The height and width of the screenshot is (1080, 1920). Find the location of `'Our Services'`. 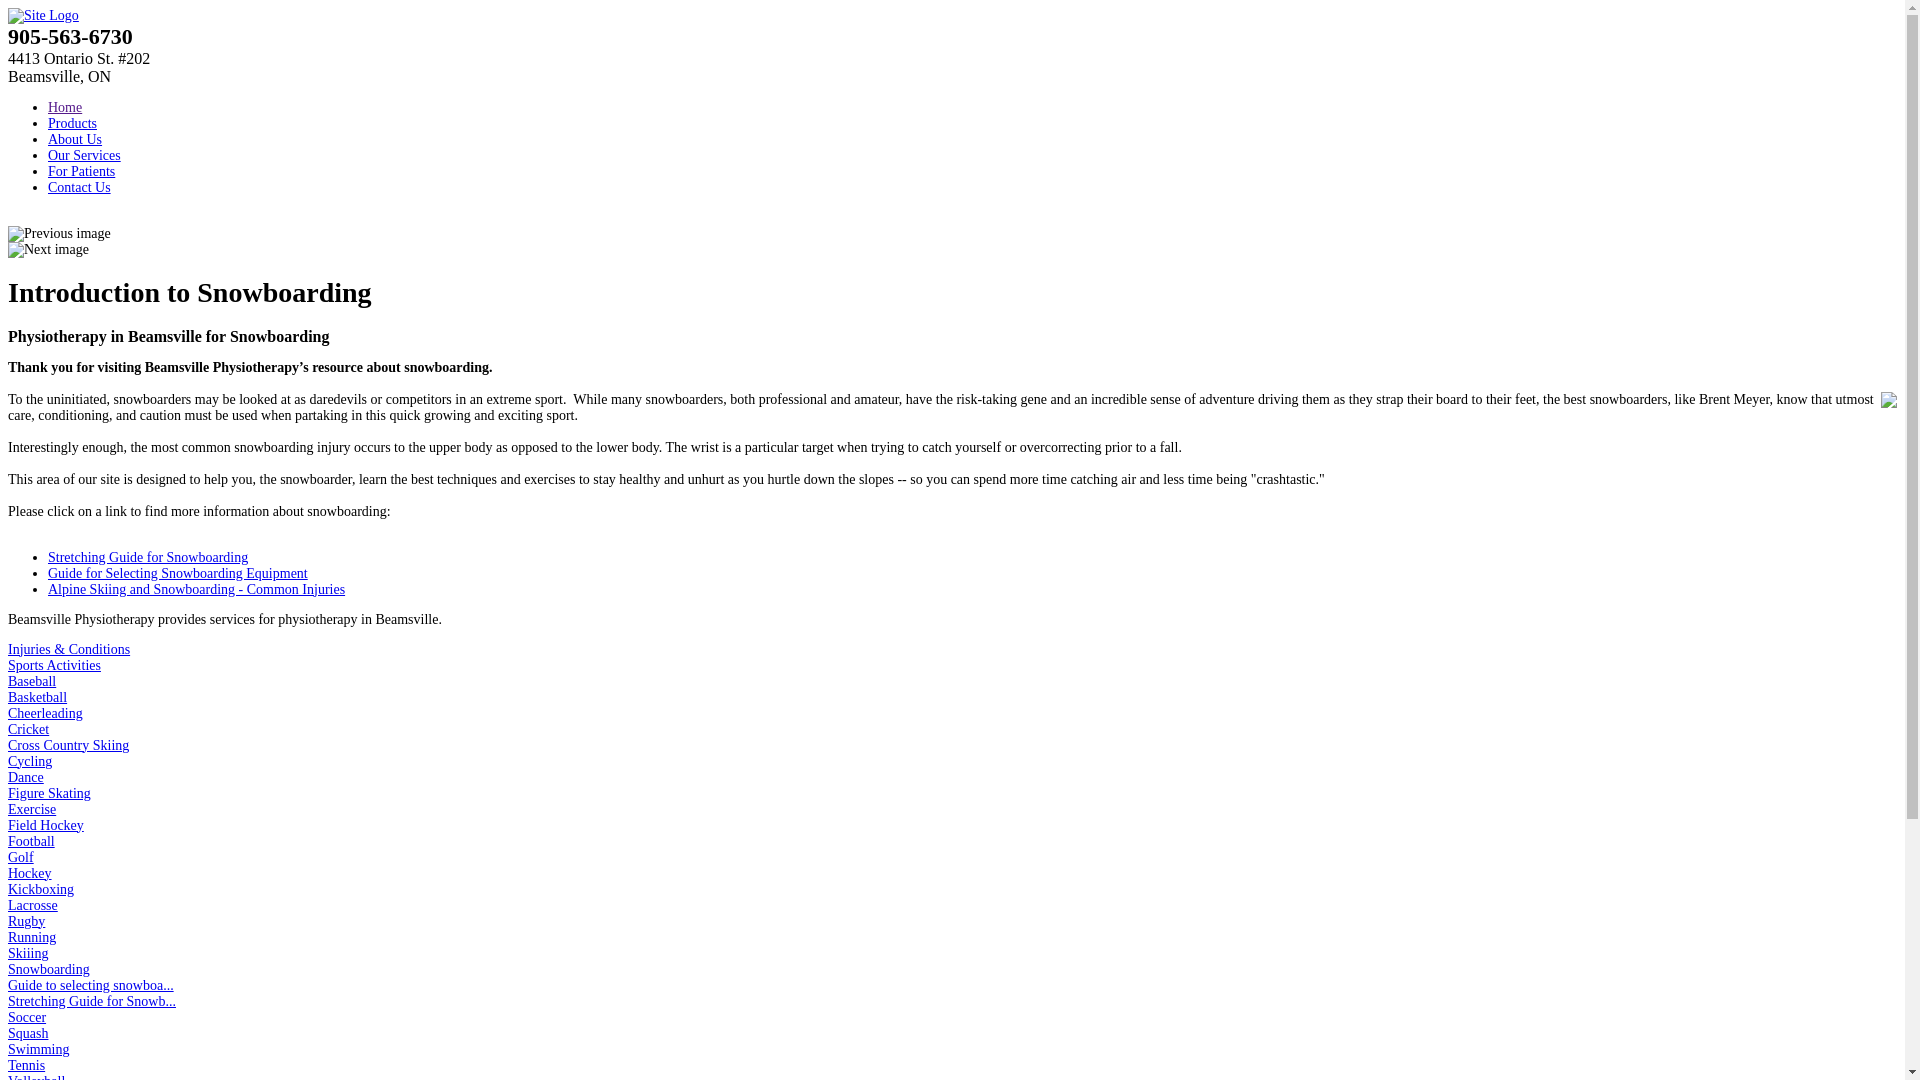

'Our Services' is located at coordinates (83, 154).